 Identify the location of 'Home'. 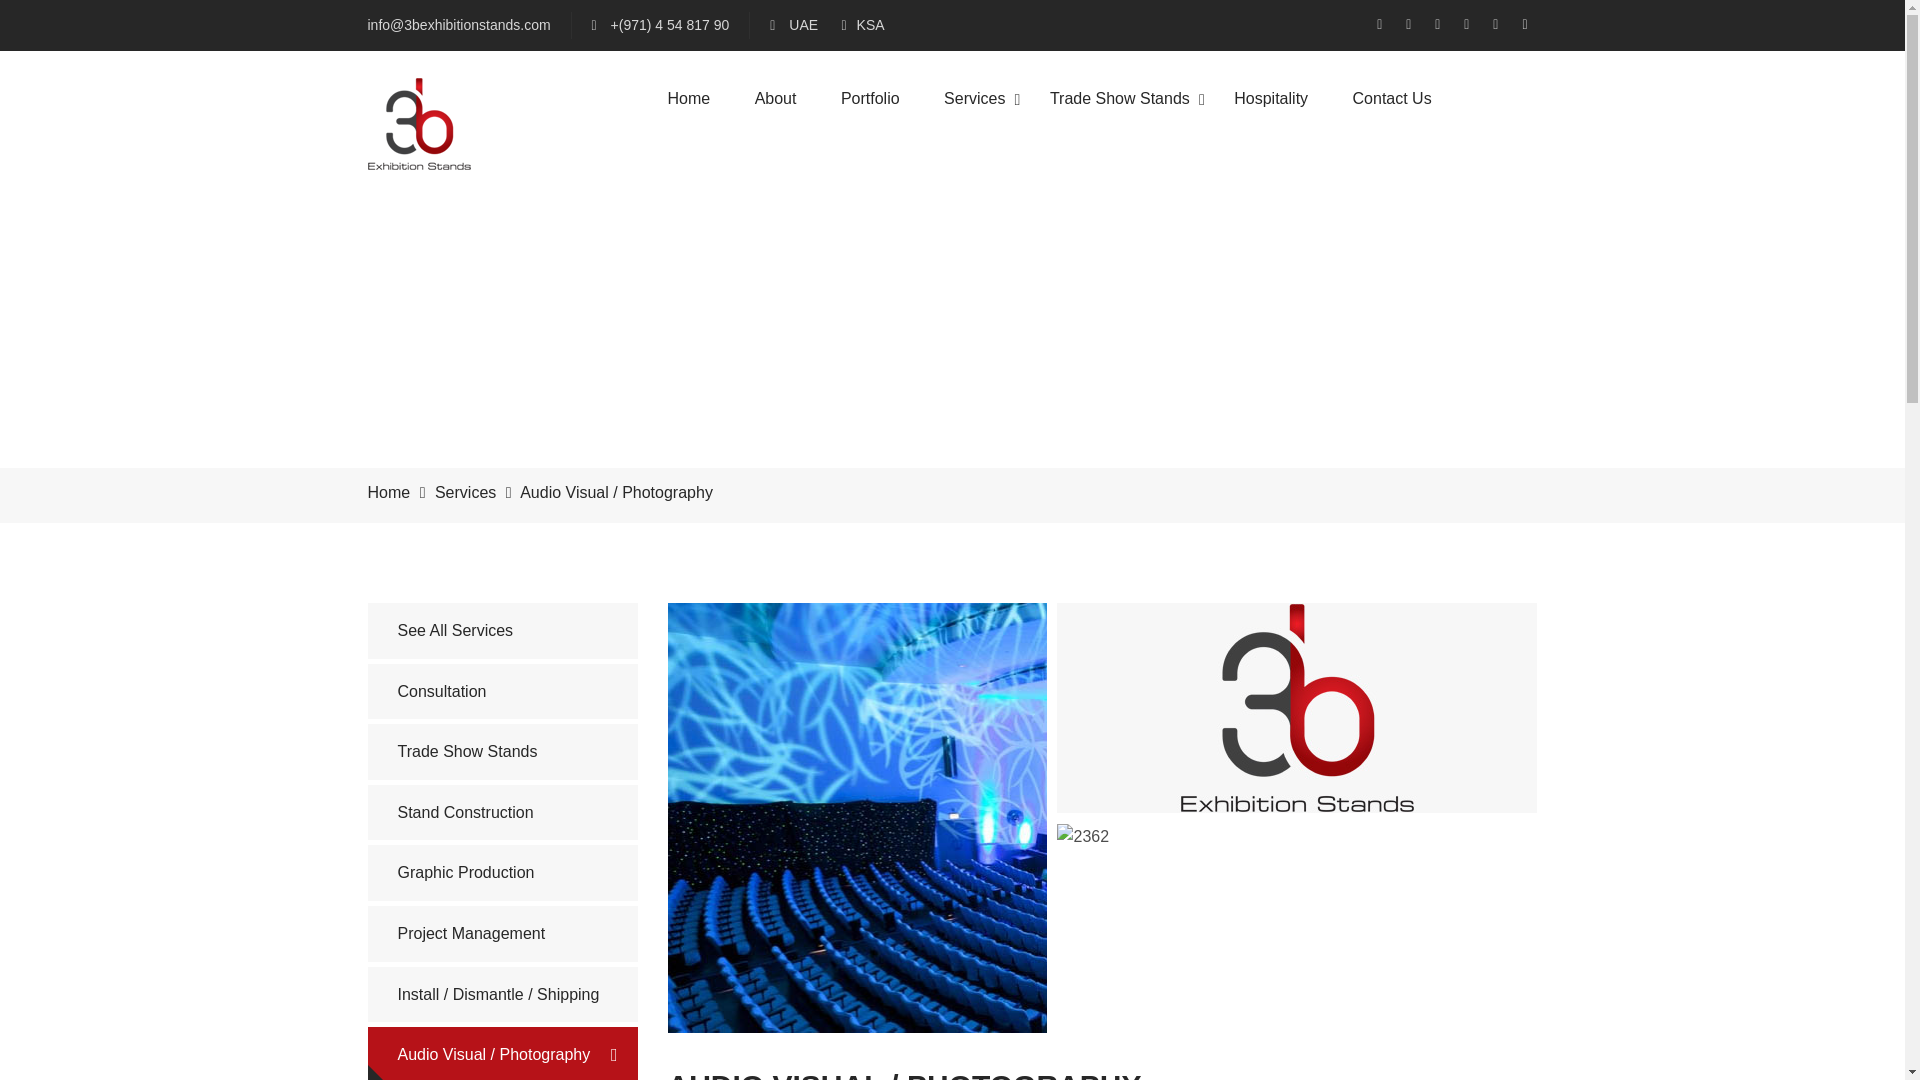
(689, 98).